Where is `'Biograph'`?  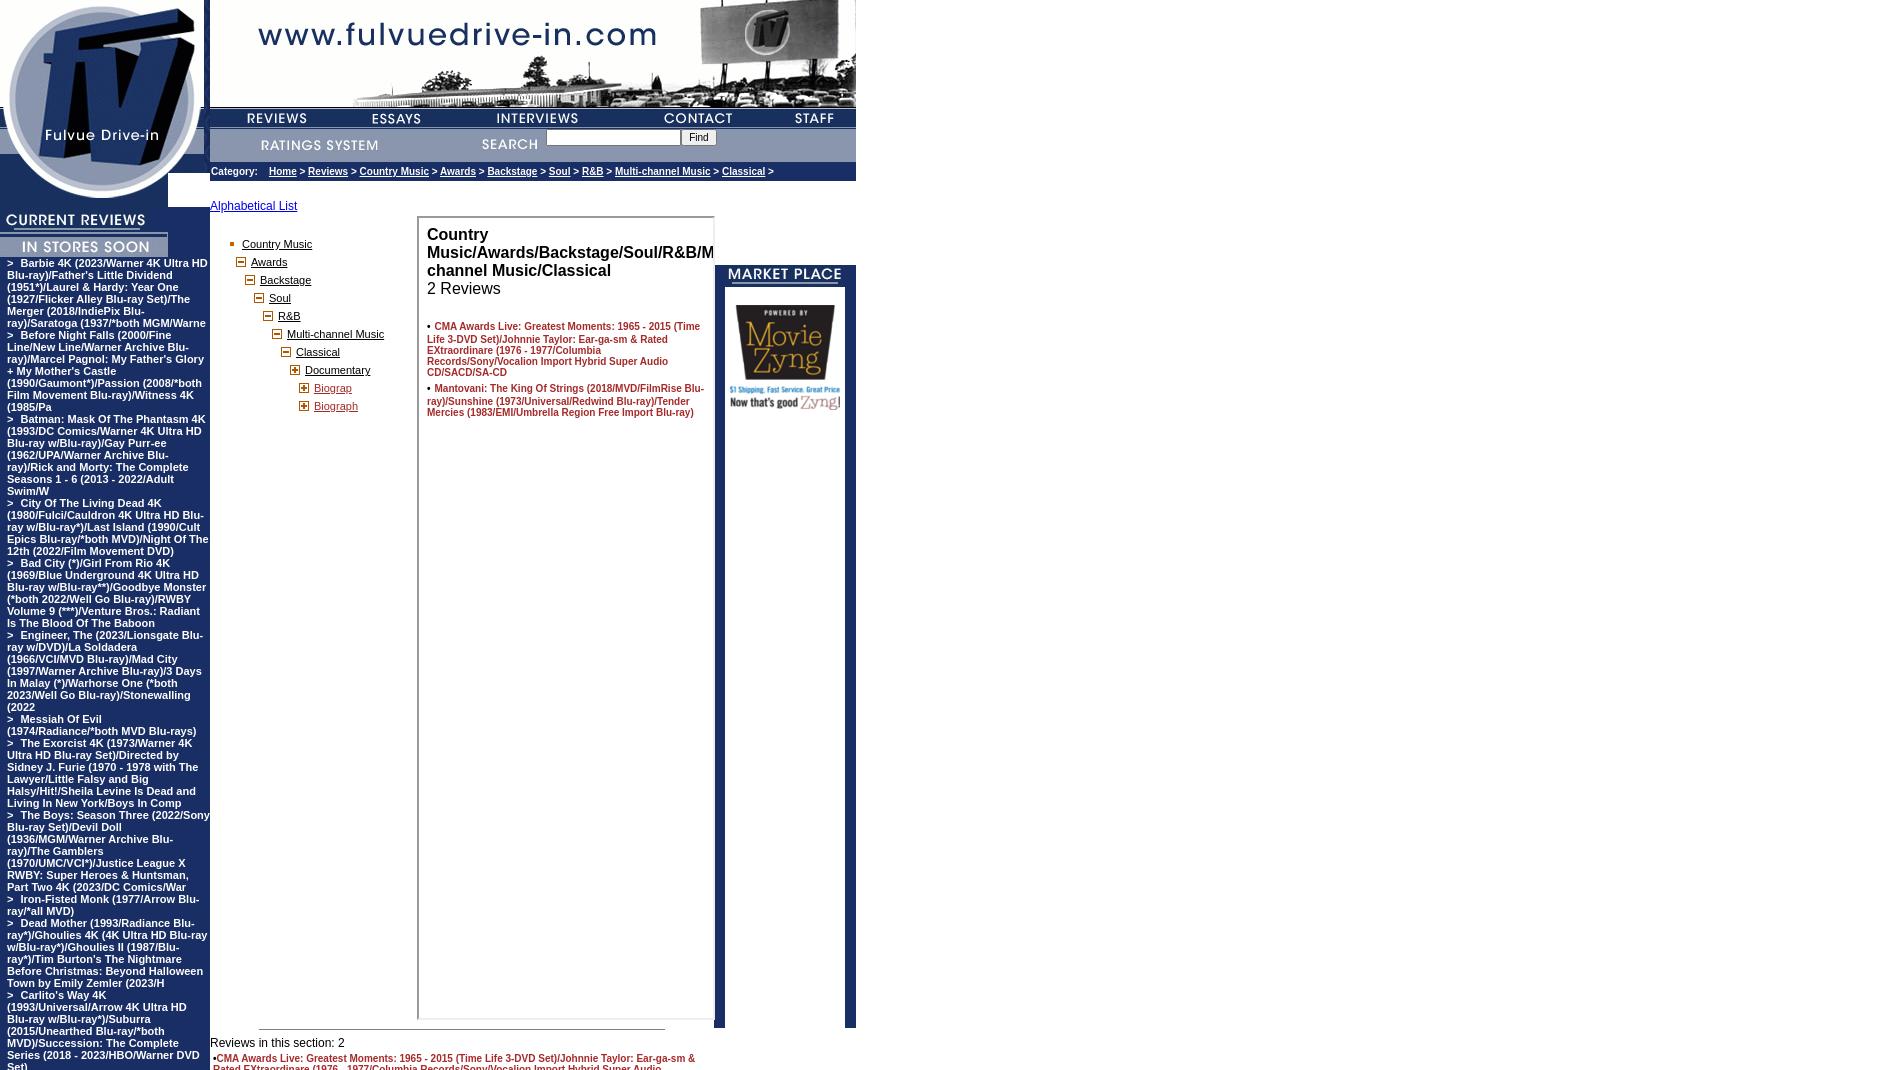
'Biograph' is located at coordinates (334, 404).